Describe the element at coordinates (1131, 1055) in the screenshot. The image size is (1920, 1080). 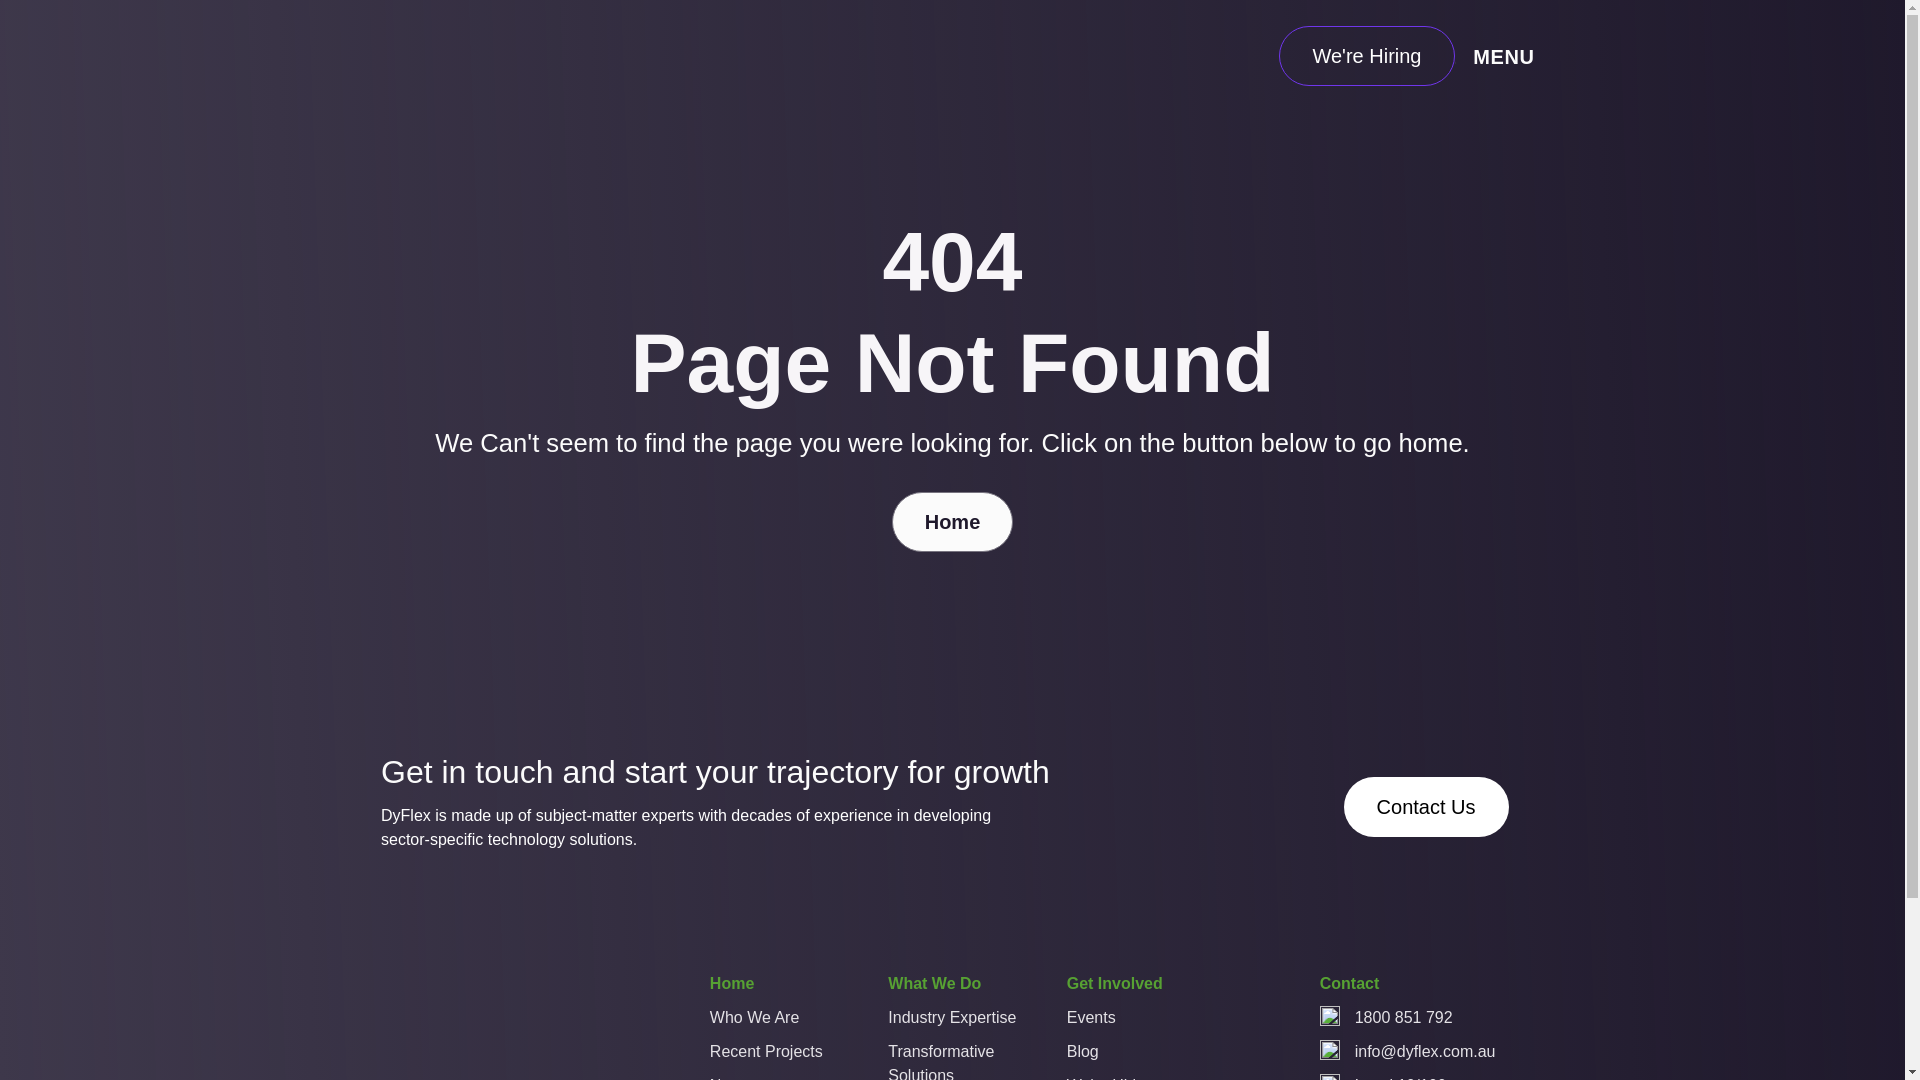
I see `'Blog'` at that location.